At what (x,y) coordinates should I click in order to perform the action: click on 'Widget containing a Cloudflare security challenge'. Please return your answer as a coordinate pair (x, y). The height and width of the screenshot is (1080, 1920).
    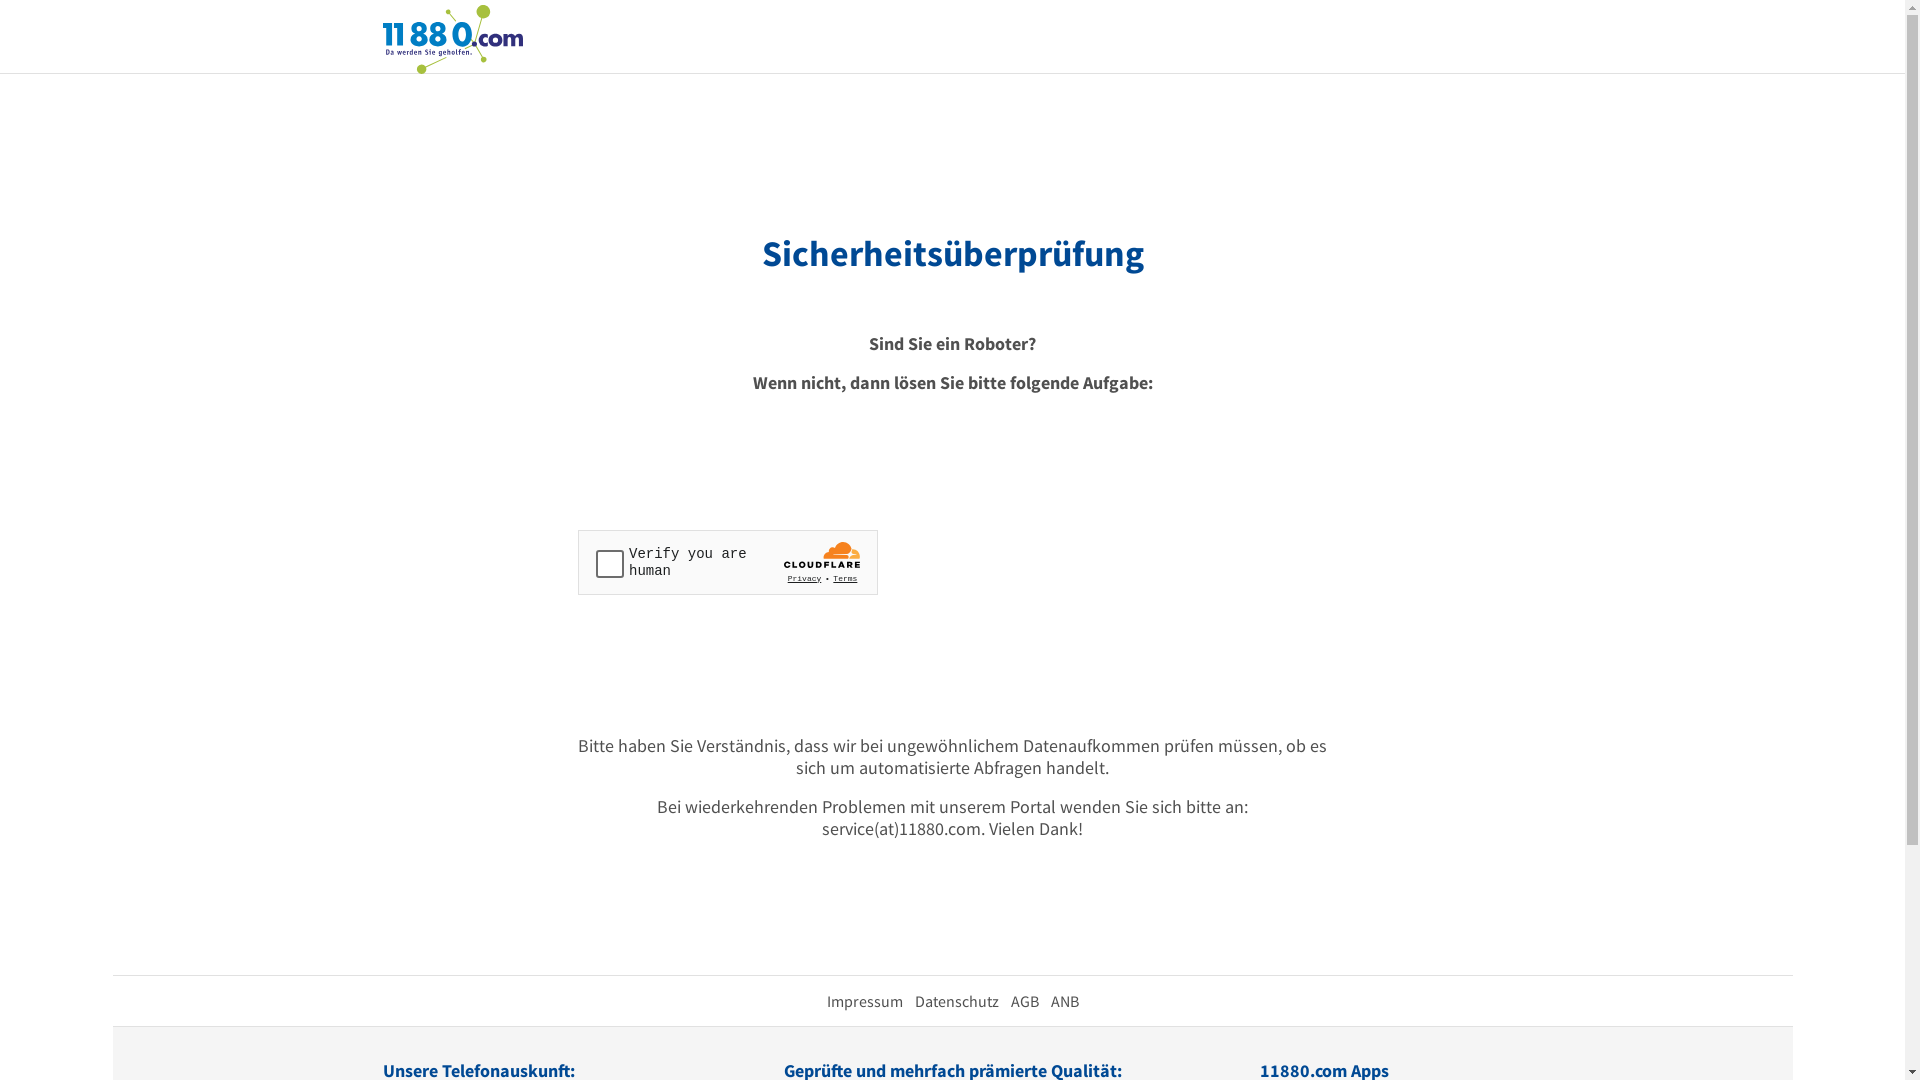
    Looking at the image, I should click on (727, 562).